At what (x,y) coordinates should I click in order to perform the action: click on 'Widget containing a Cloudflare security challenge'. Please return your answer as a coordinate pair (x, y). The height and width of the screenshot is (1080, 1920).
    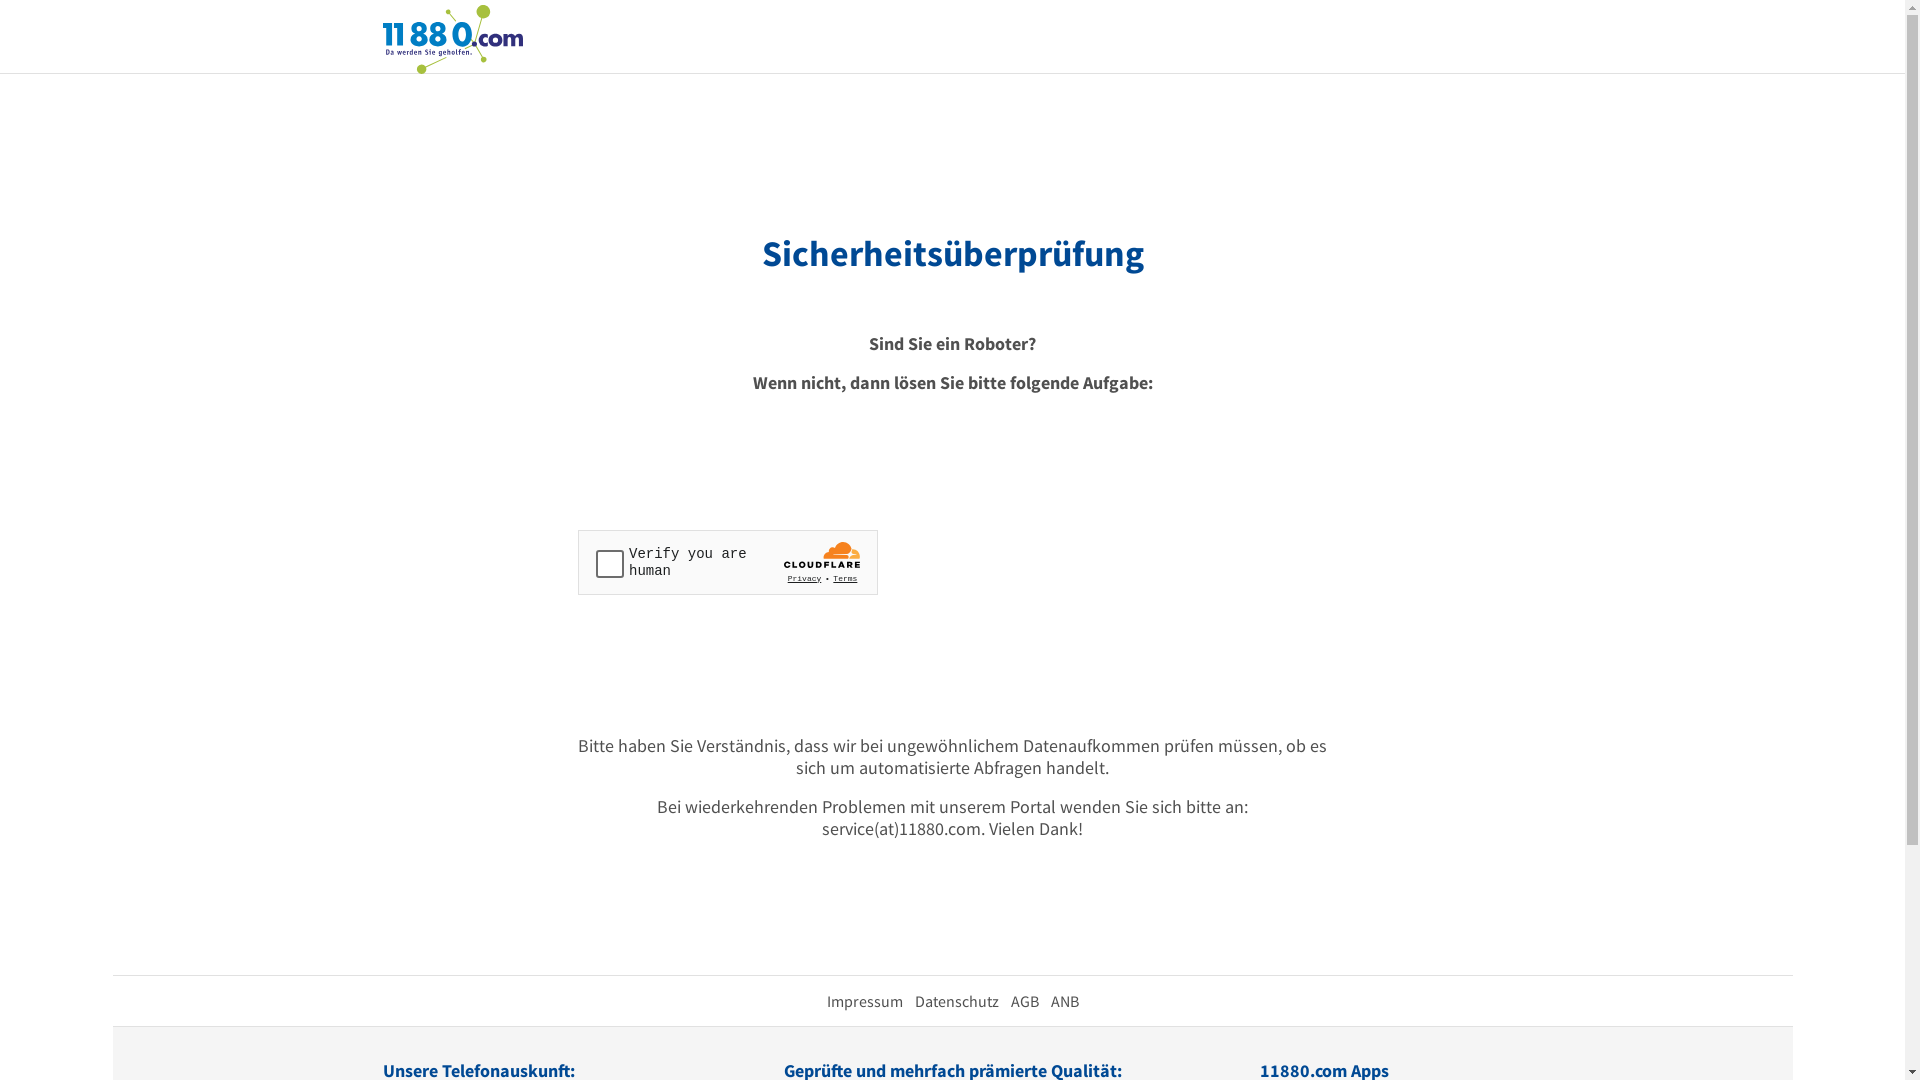
    Looking at the image, I should click on (727, 562).